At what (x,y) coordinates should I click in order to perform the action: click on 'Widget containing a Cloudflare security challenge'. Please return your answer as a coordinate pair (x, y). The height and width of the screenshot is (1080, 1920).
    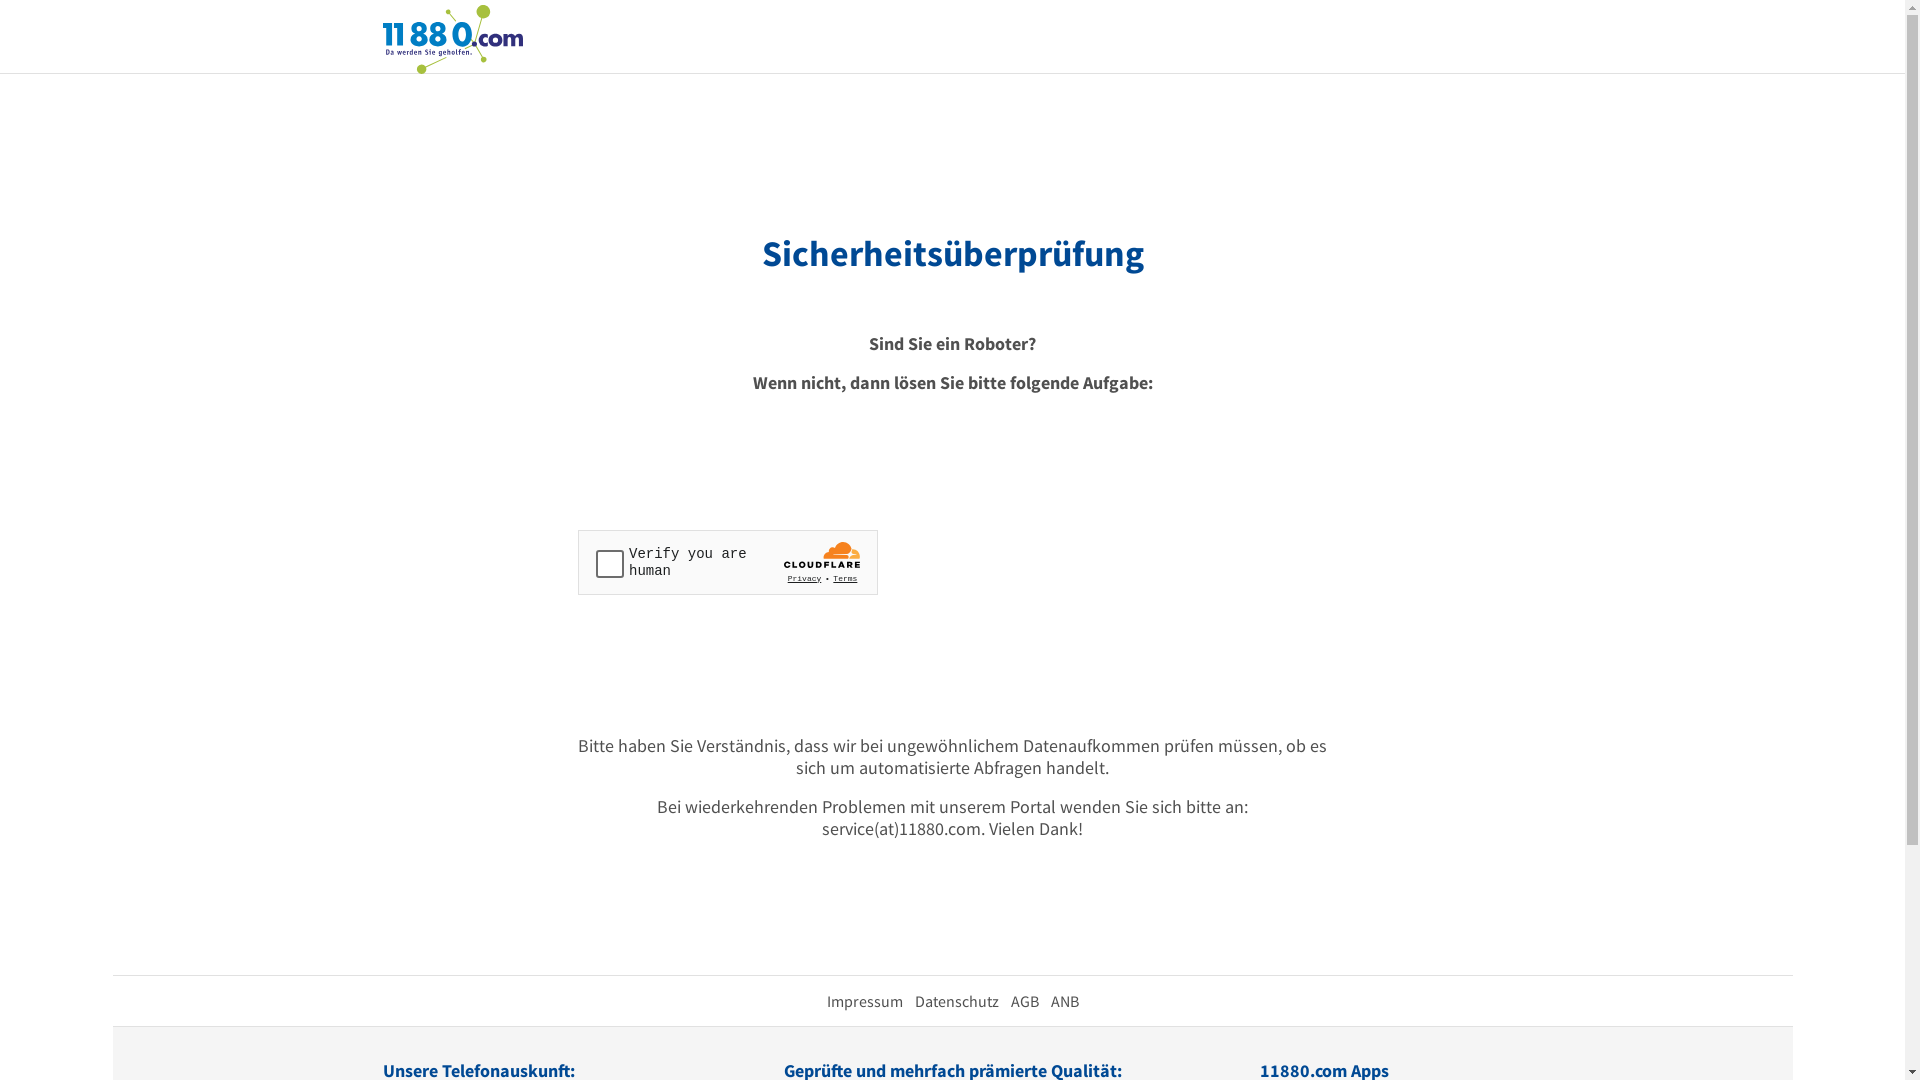
    Looking at the image, I should click on (727, 562).